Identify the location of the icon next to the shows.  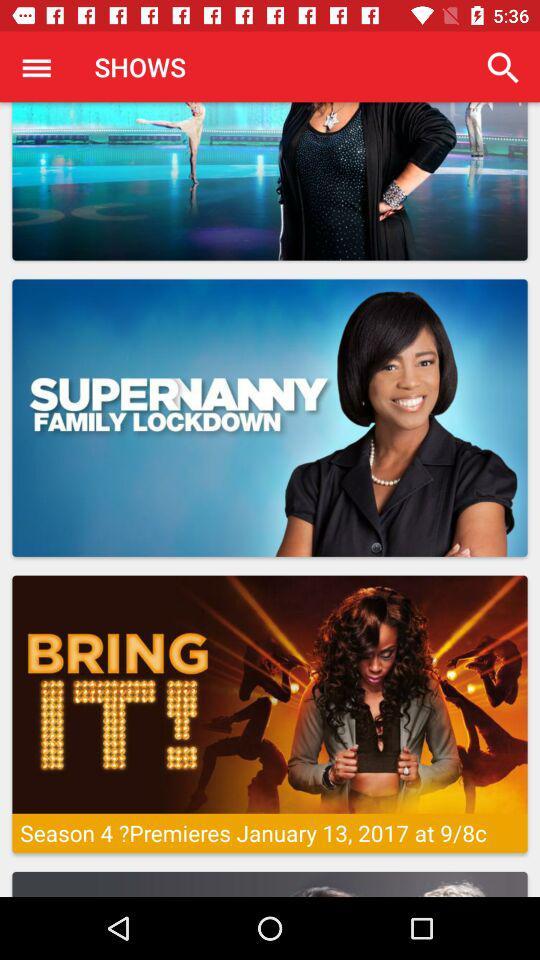
(36, 67).